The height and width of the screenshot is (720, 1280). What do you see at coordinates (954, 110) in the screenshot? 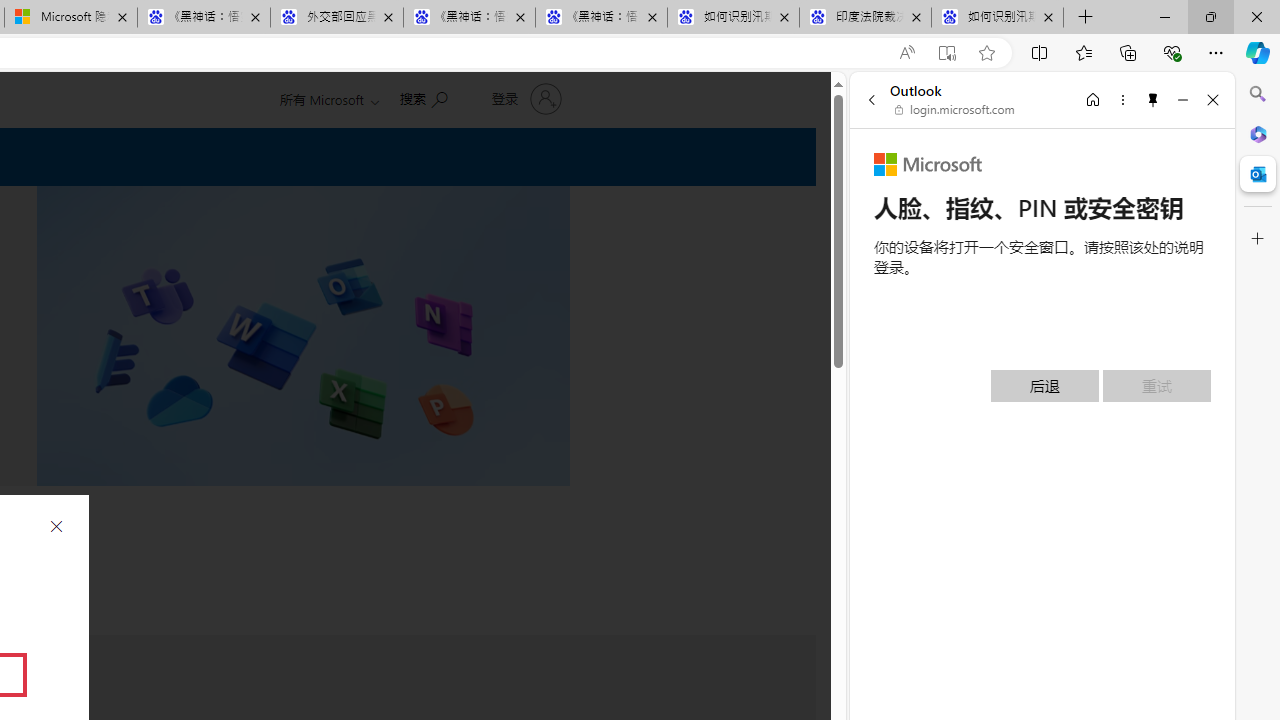
I see `'login.microsoft.com'` at bounding box center [954, 110].